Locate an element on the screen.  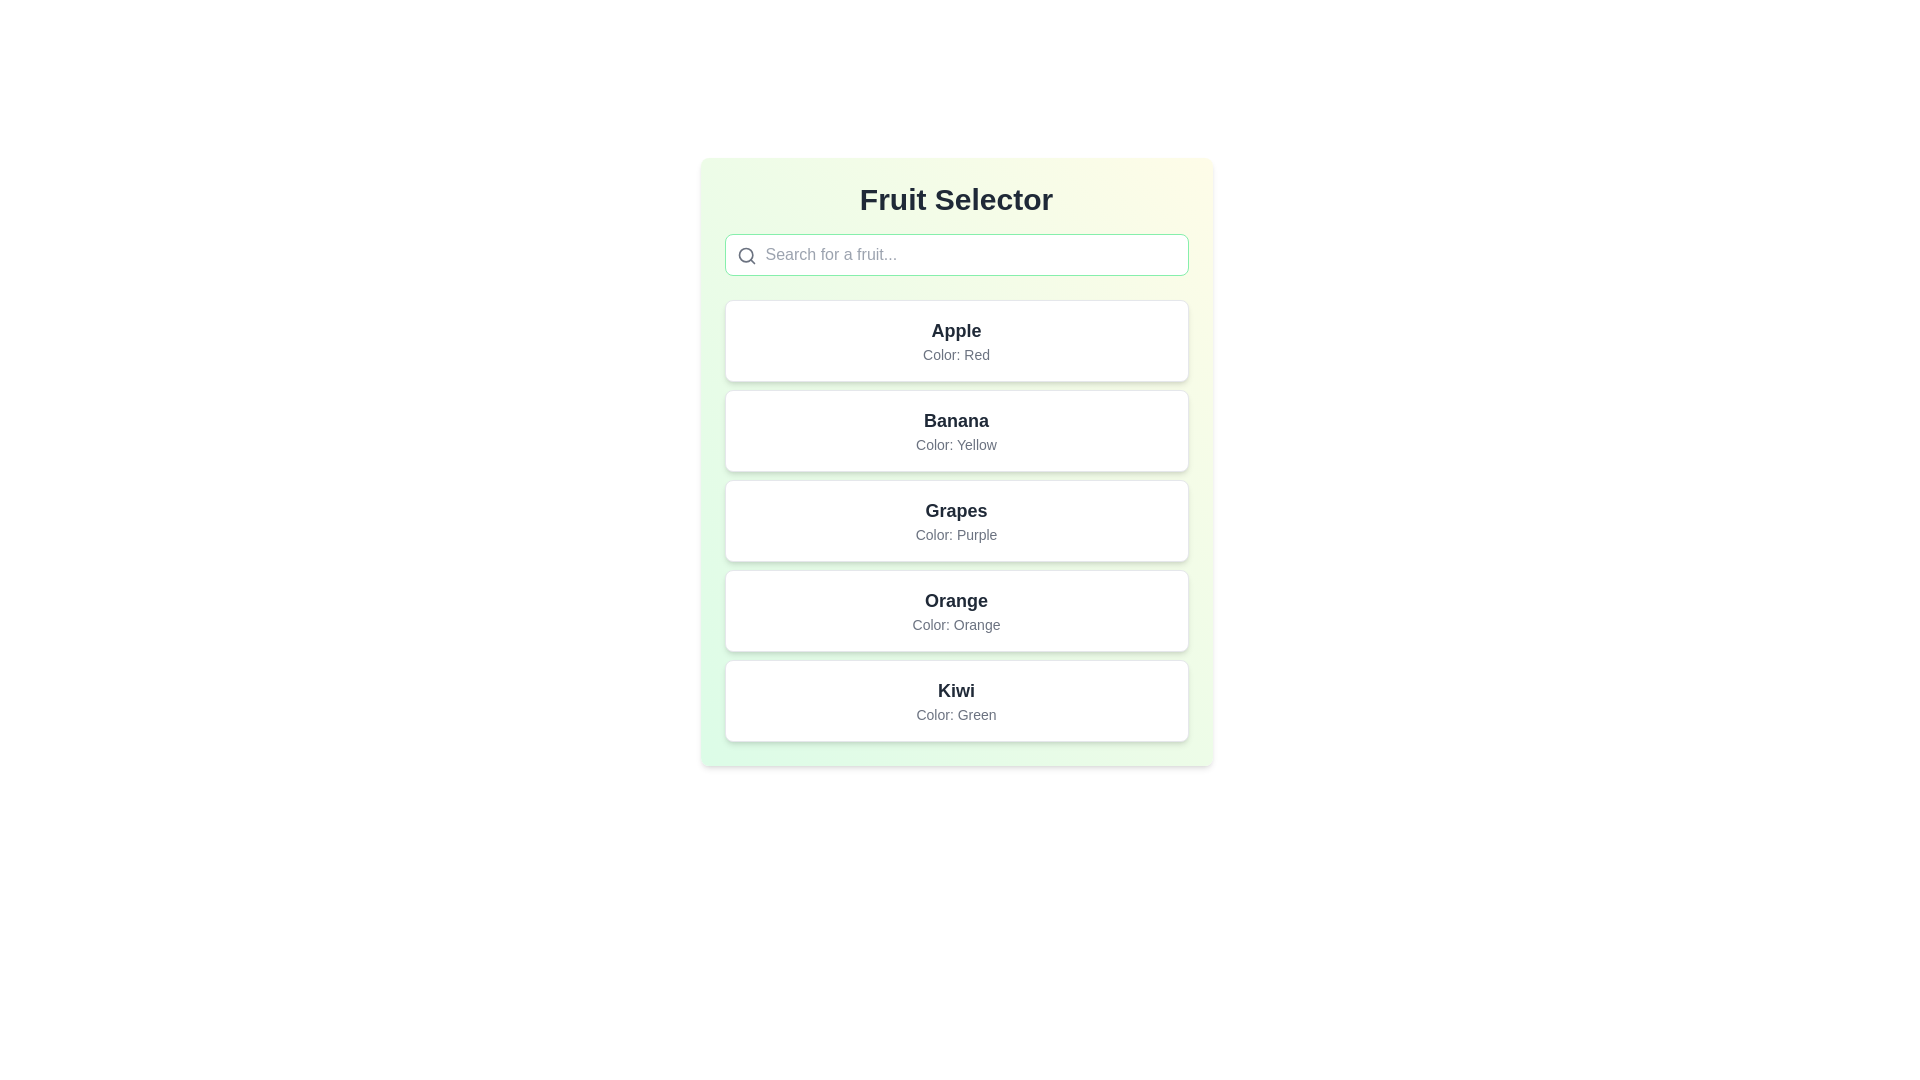
the representation of the main circular component of the magnifying glass icon located within the search bar at the top-left corner of the Fruit Selector interface is located at coordinates (744, 254).